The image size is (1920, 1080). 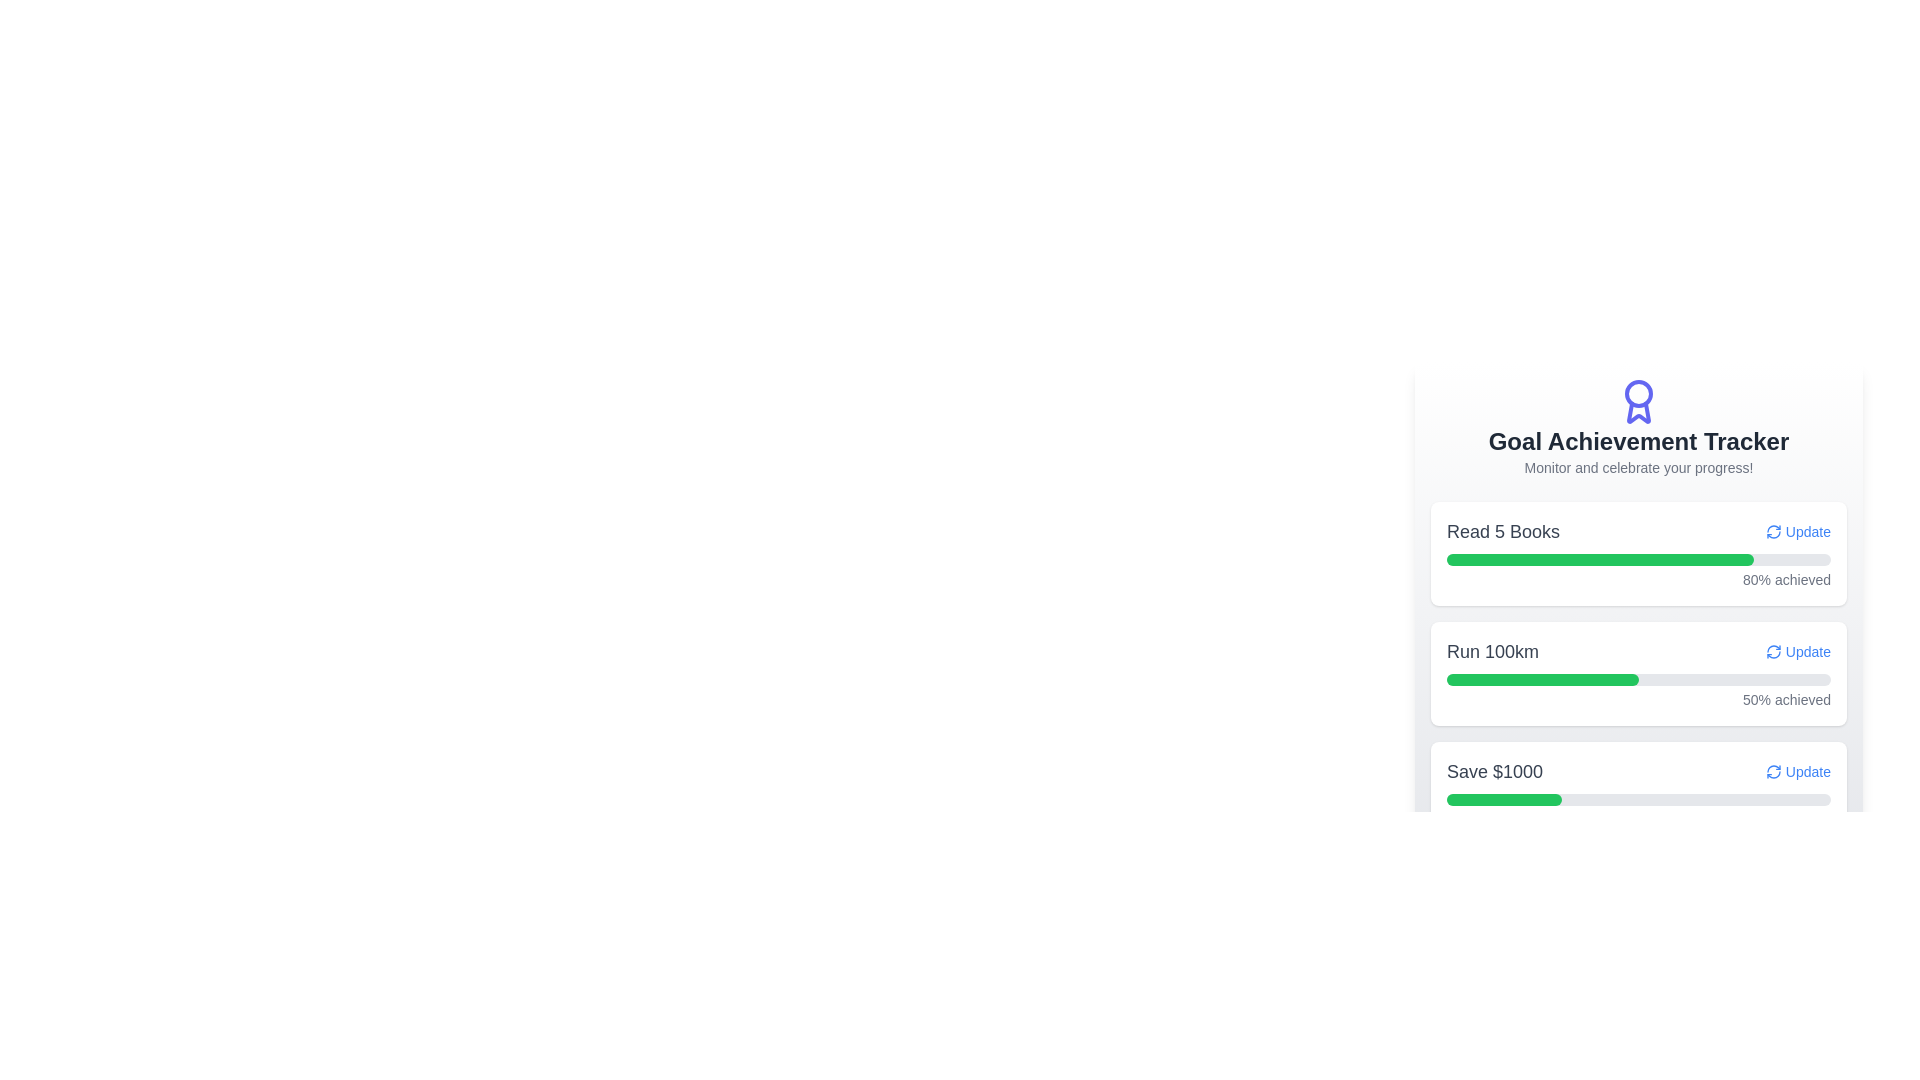 I want to click on the static text element that states 'Monitor and celebrate your progress!', which is located beneath the 'Goal Achievement Tracker' title, so click(x=1638, y=467).